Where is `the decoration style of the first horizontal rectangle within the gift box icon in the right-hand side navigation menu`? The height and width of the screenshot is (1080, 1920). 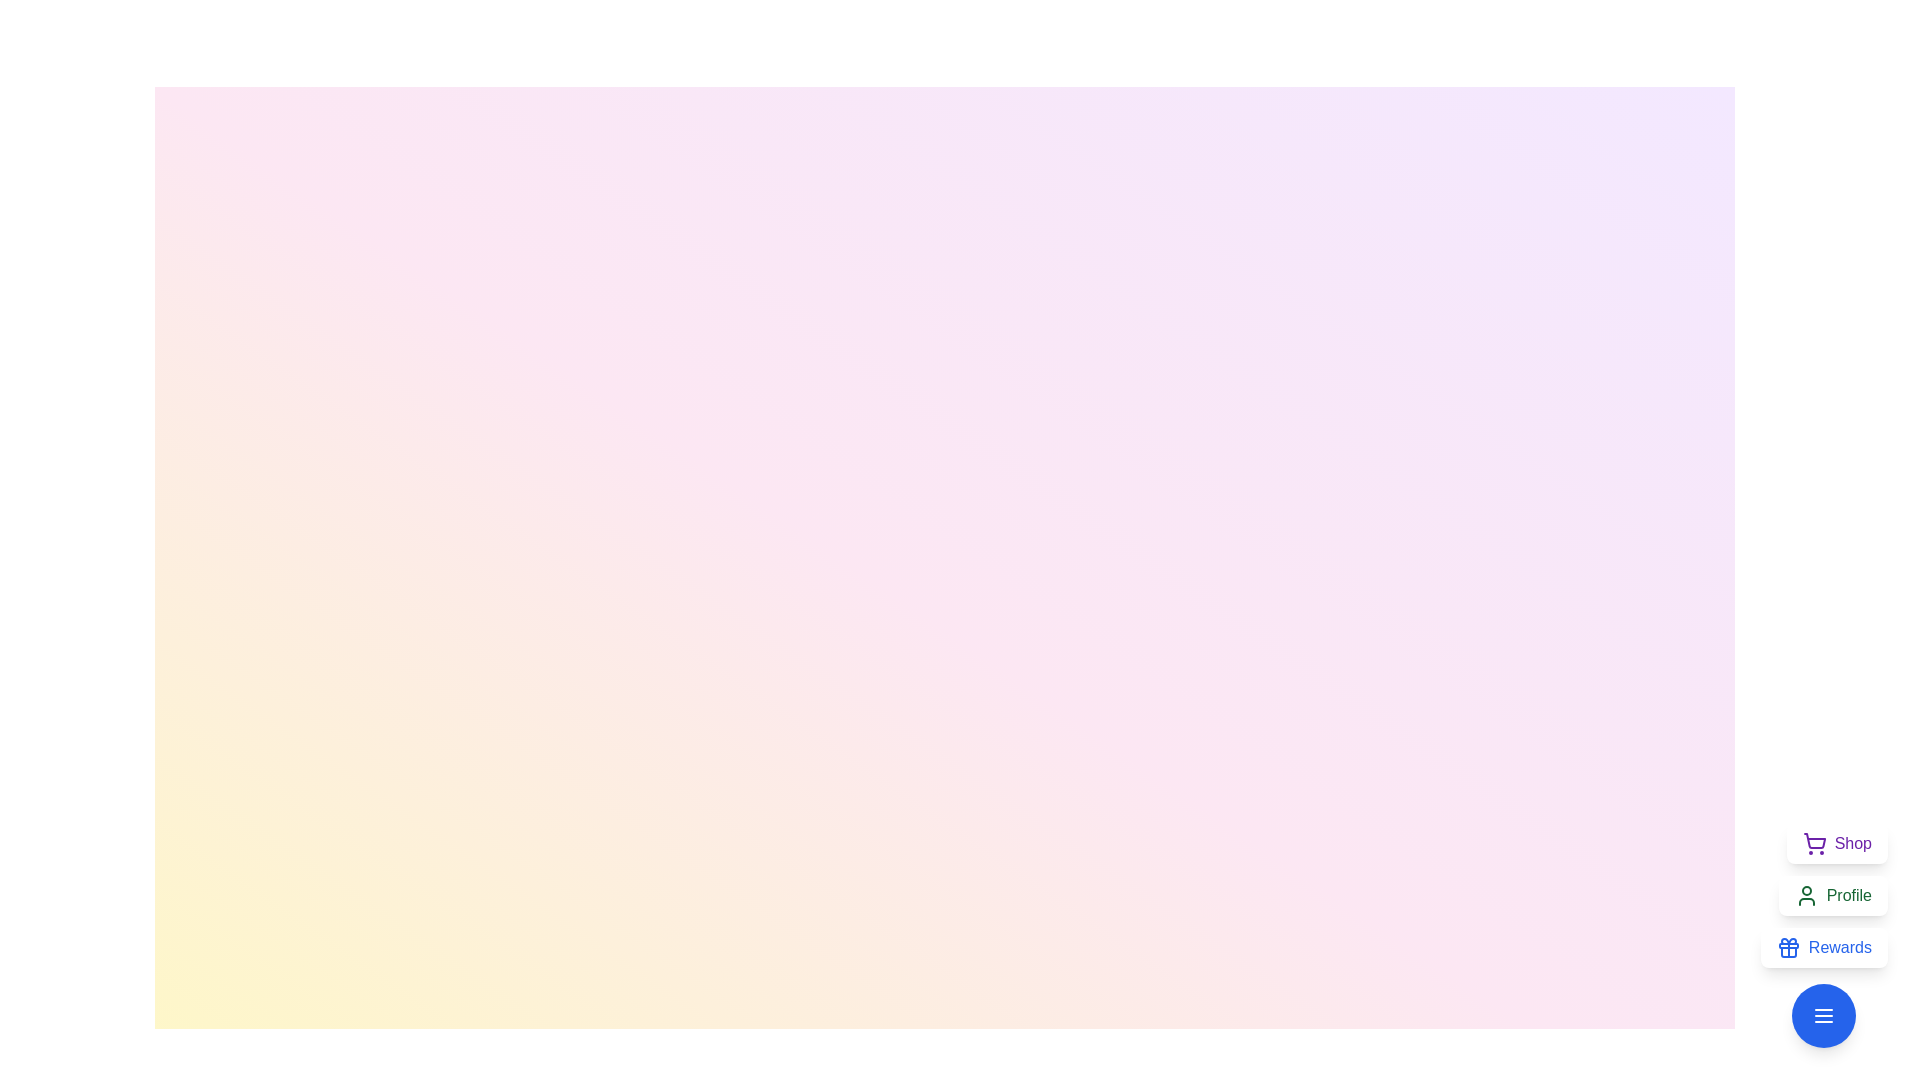 the decoration style of the first horizontal rectangle within the gift box icon in the right-hand side navigation menu is located at coordinates (1788, 945).